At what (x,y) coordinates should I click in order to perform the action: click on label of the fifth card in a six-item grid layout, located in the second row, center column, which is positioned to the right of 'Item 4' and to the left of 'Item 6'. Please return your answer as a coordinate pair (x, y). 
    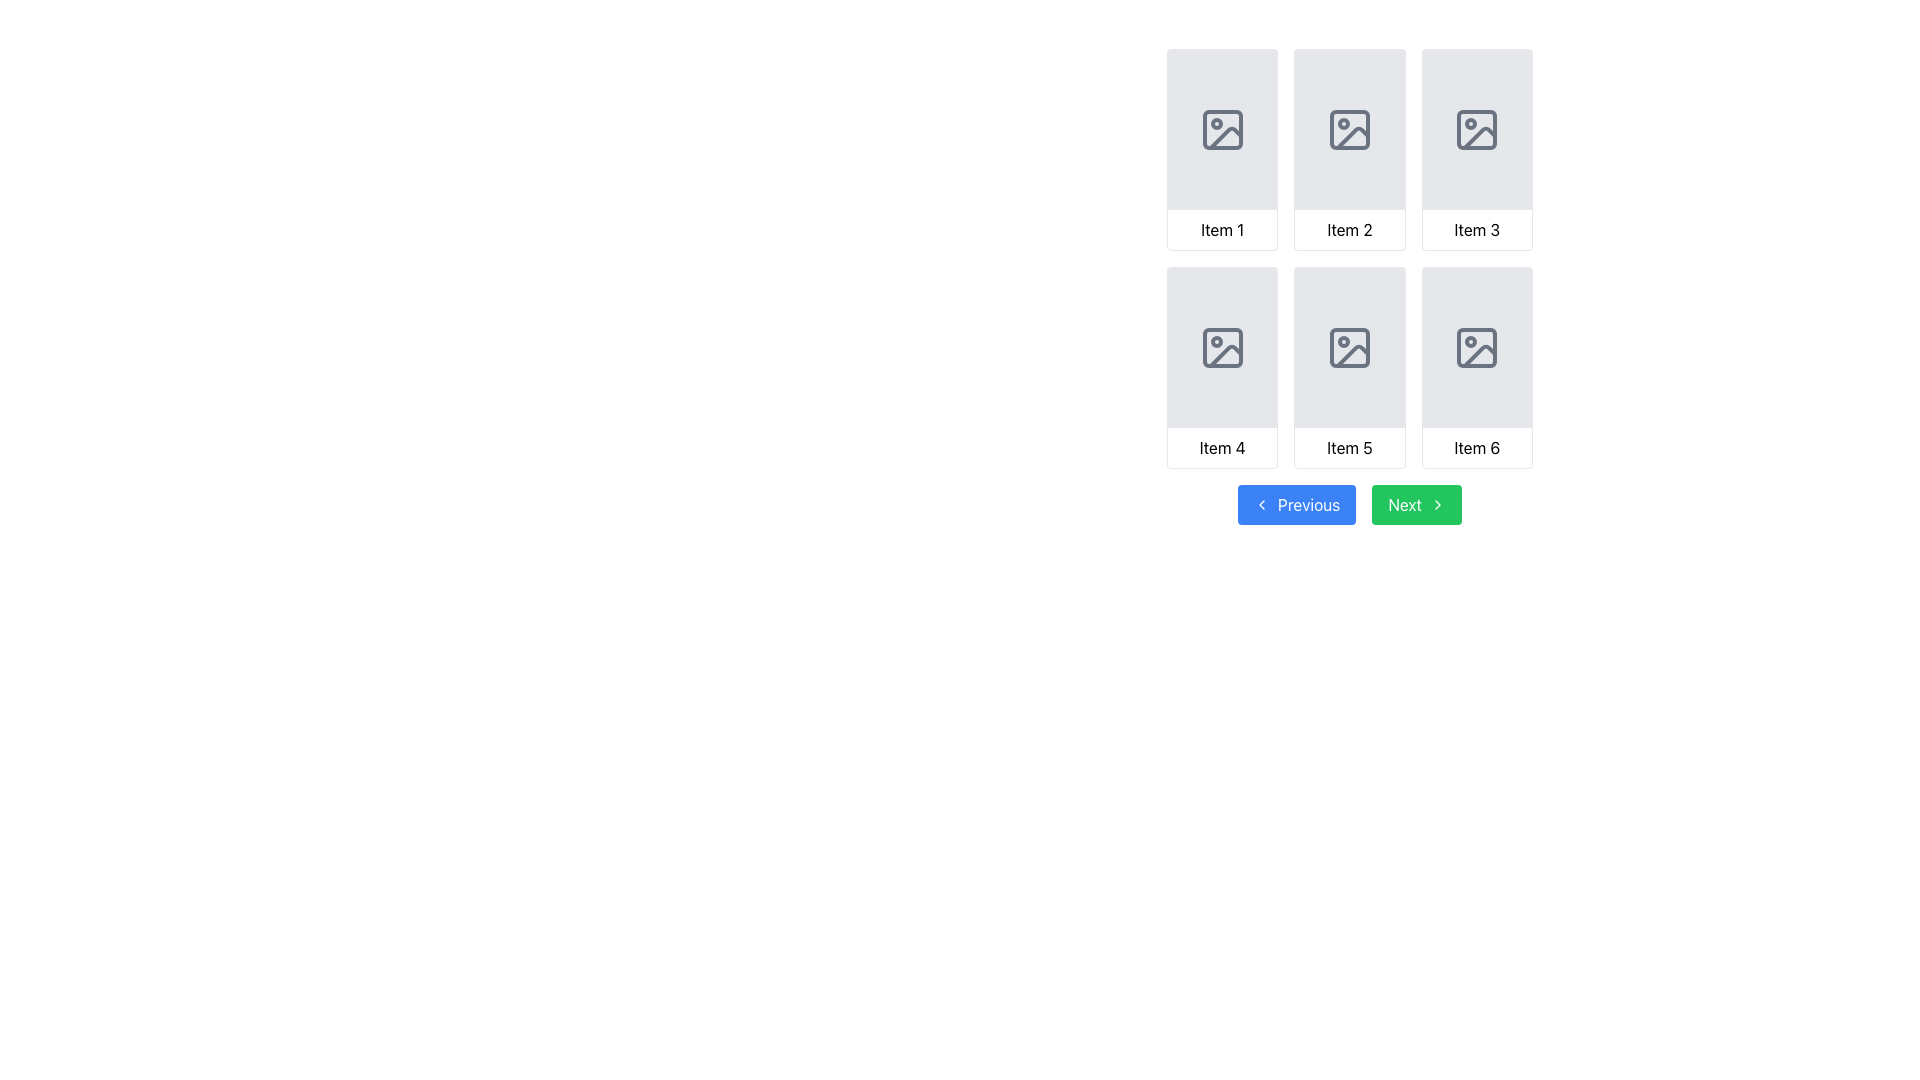
    Looking at the image, I should click on (1349, 367).